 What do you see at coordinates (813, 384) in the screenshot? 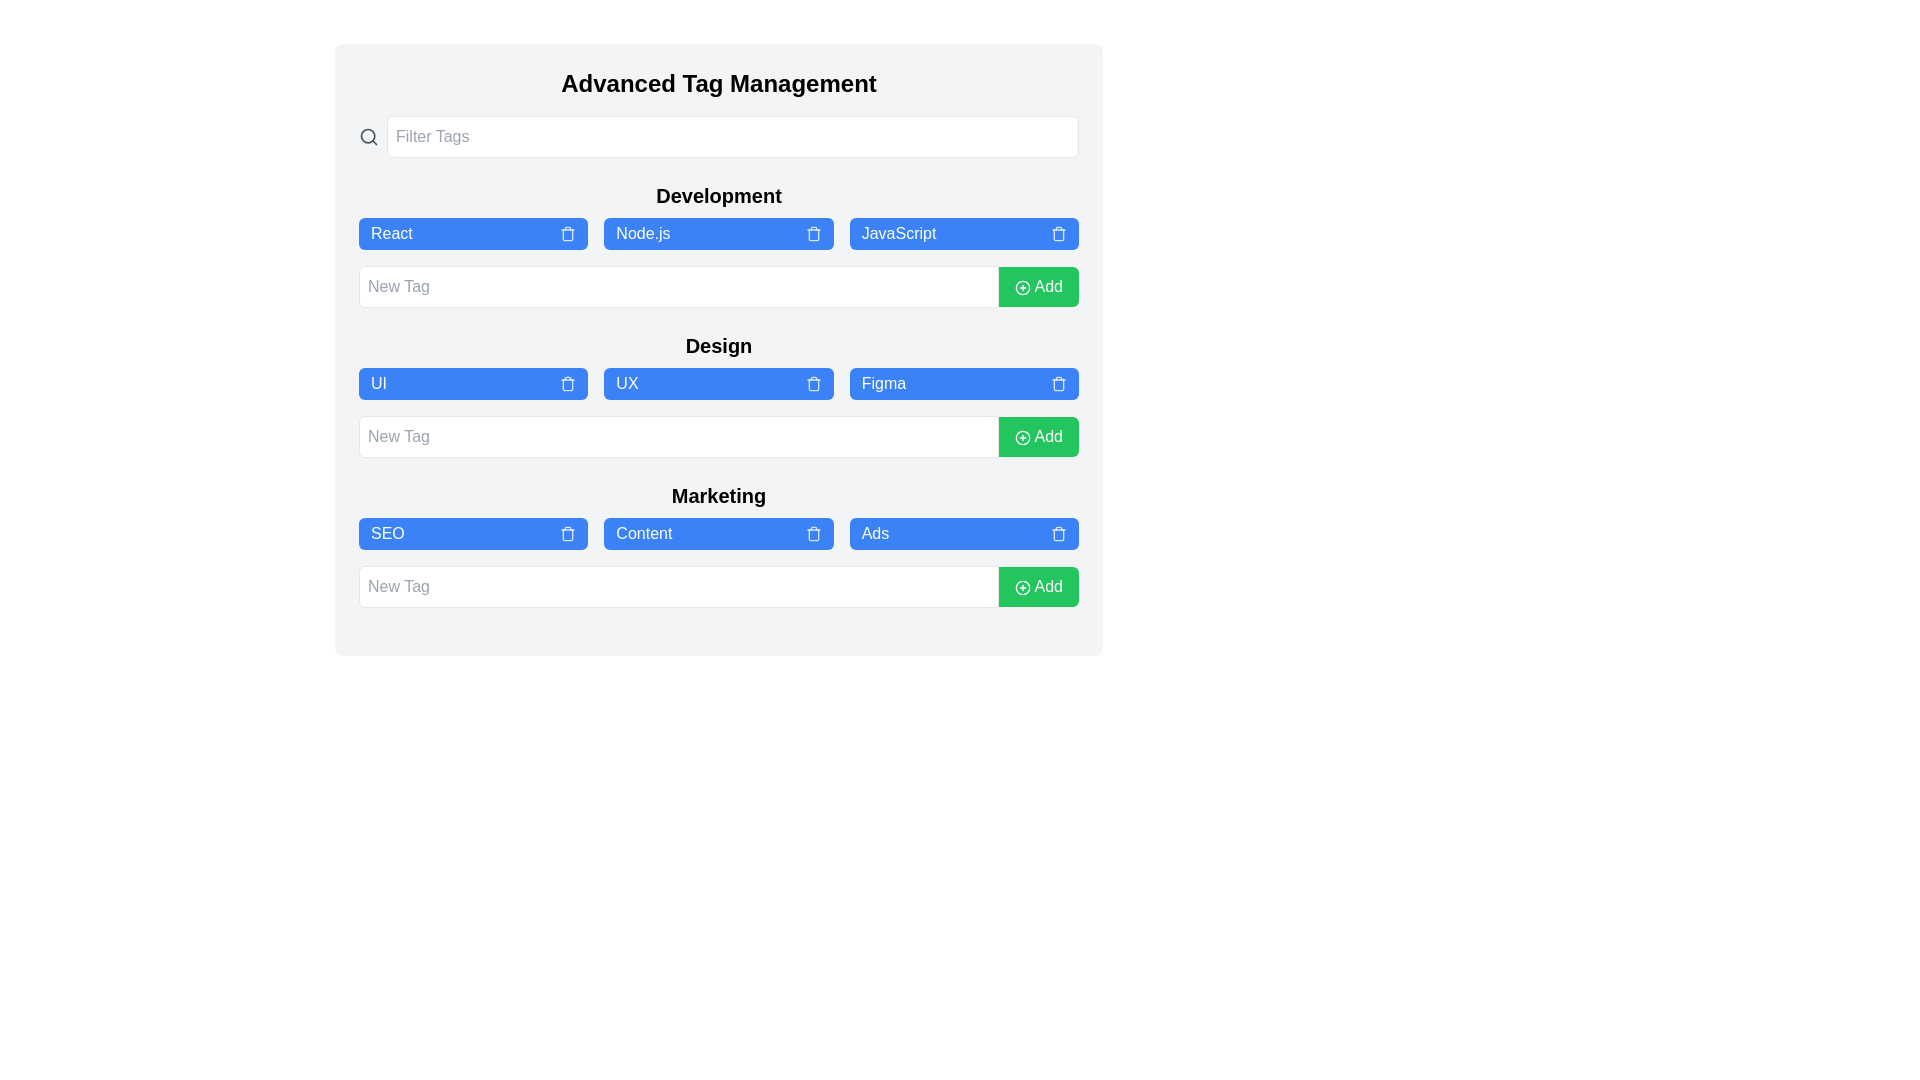
I see `the trash can icon button, which is styled in white on a semi-transparent blue button, located in the 'Design' category to the right of the 'UX' label` at bounding box center [813, 384].